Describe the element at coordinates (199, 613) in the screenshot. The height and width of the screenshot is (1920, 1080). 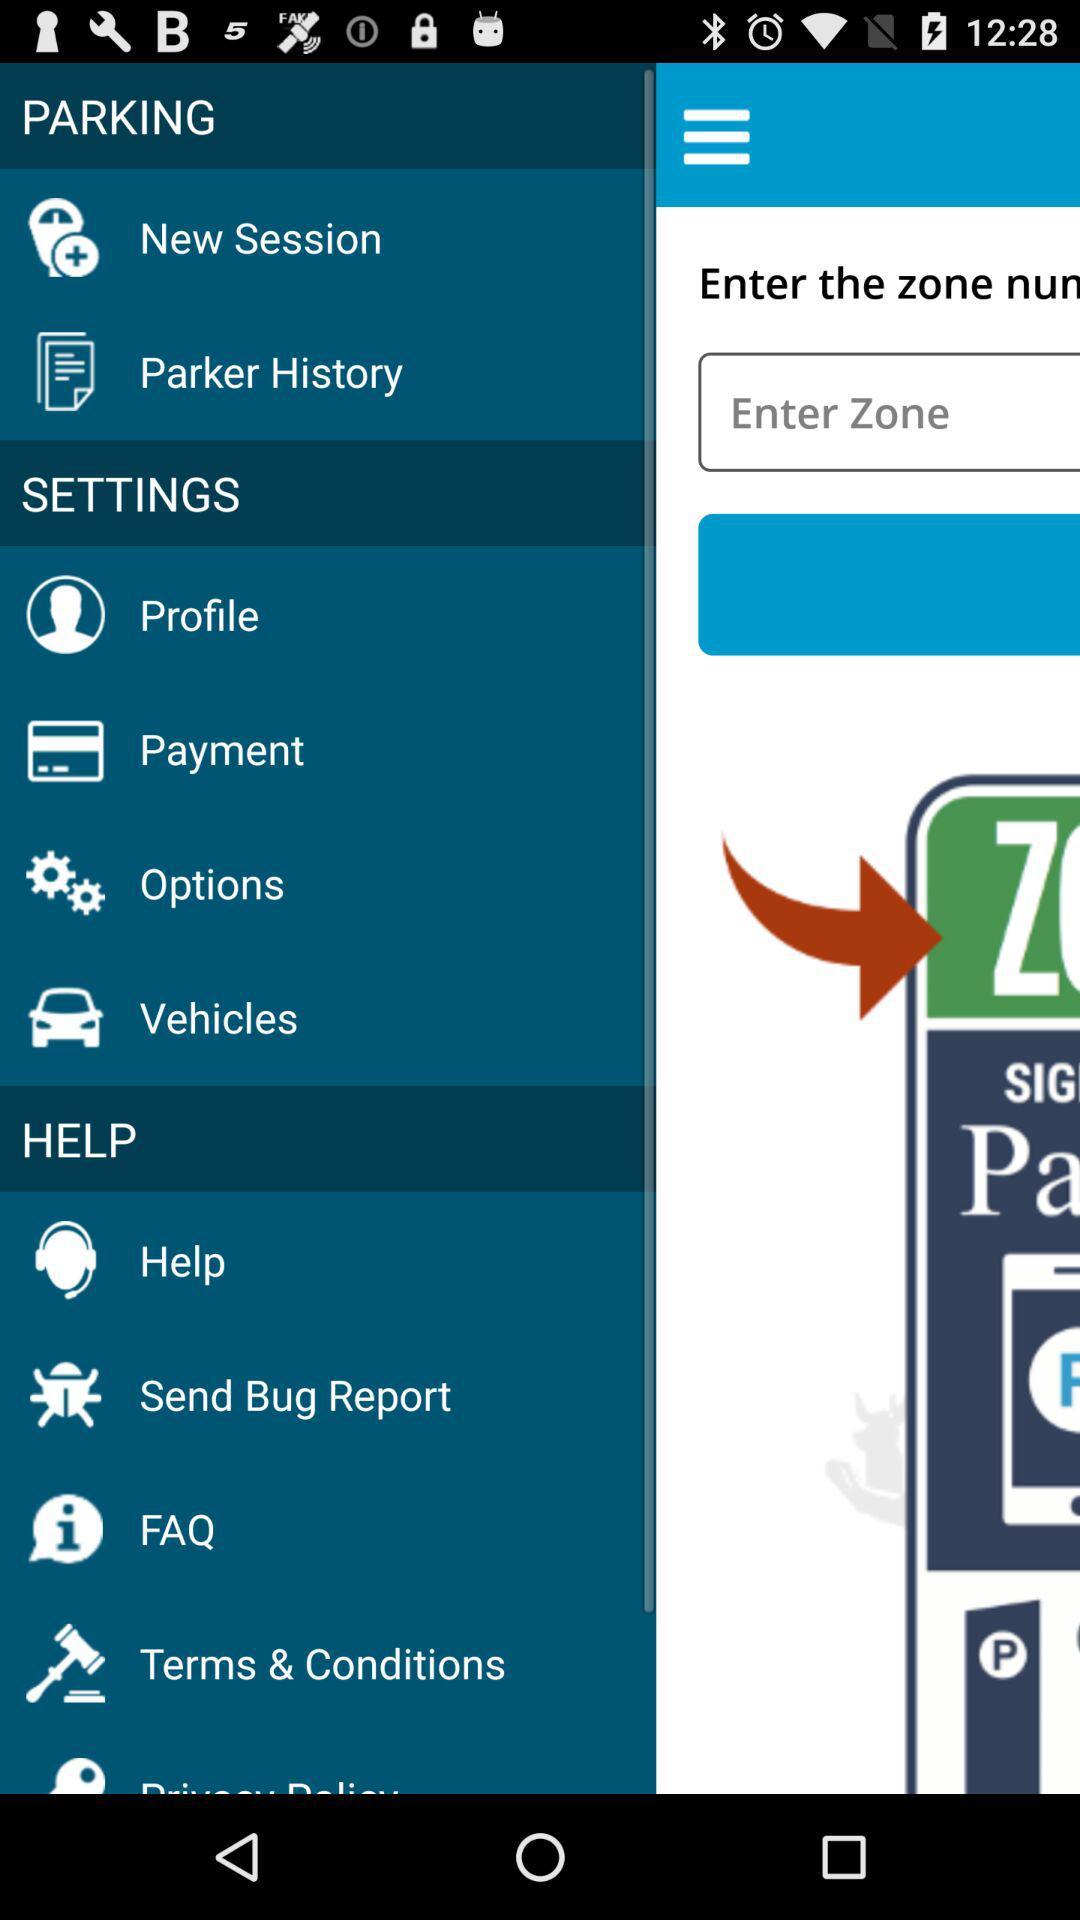
I see `item below settings item` at that location.